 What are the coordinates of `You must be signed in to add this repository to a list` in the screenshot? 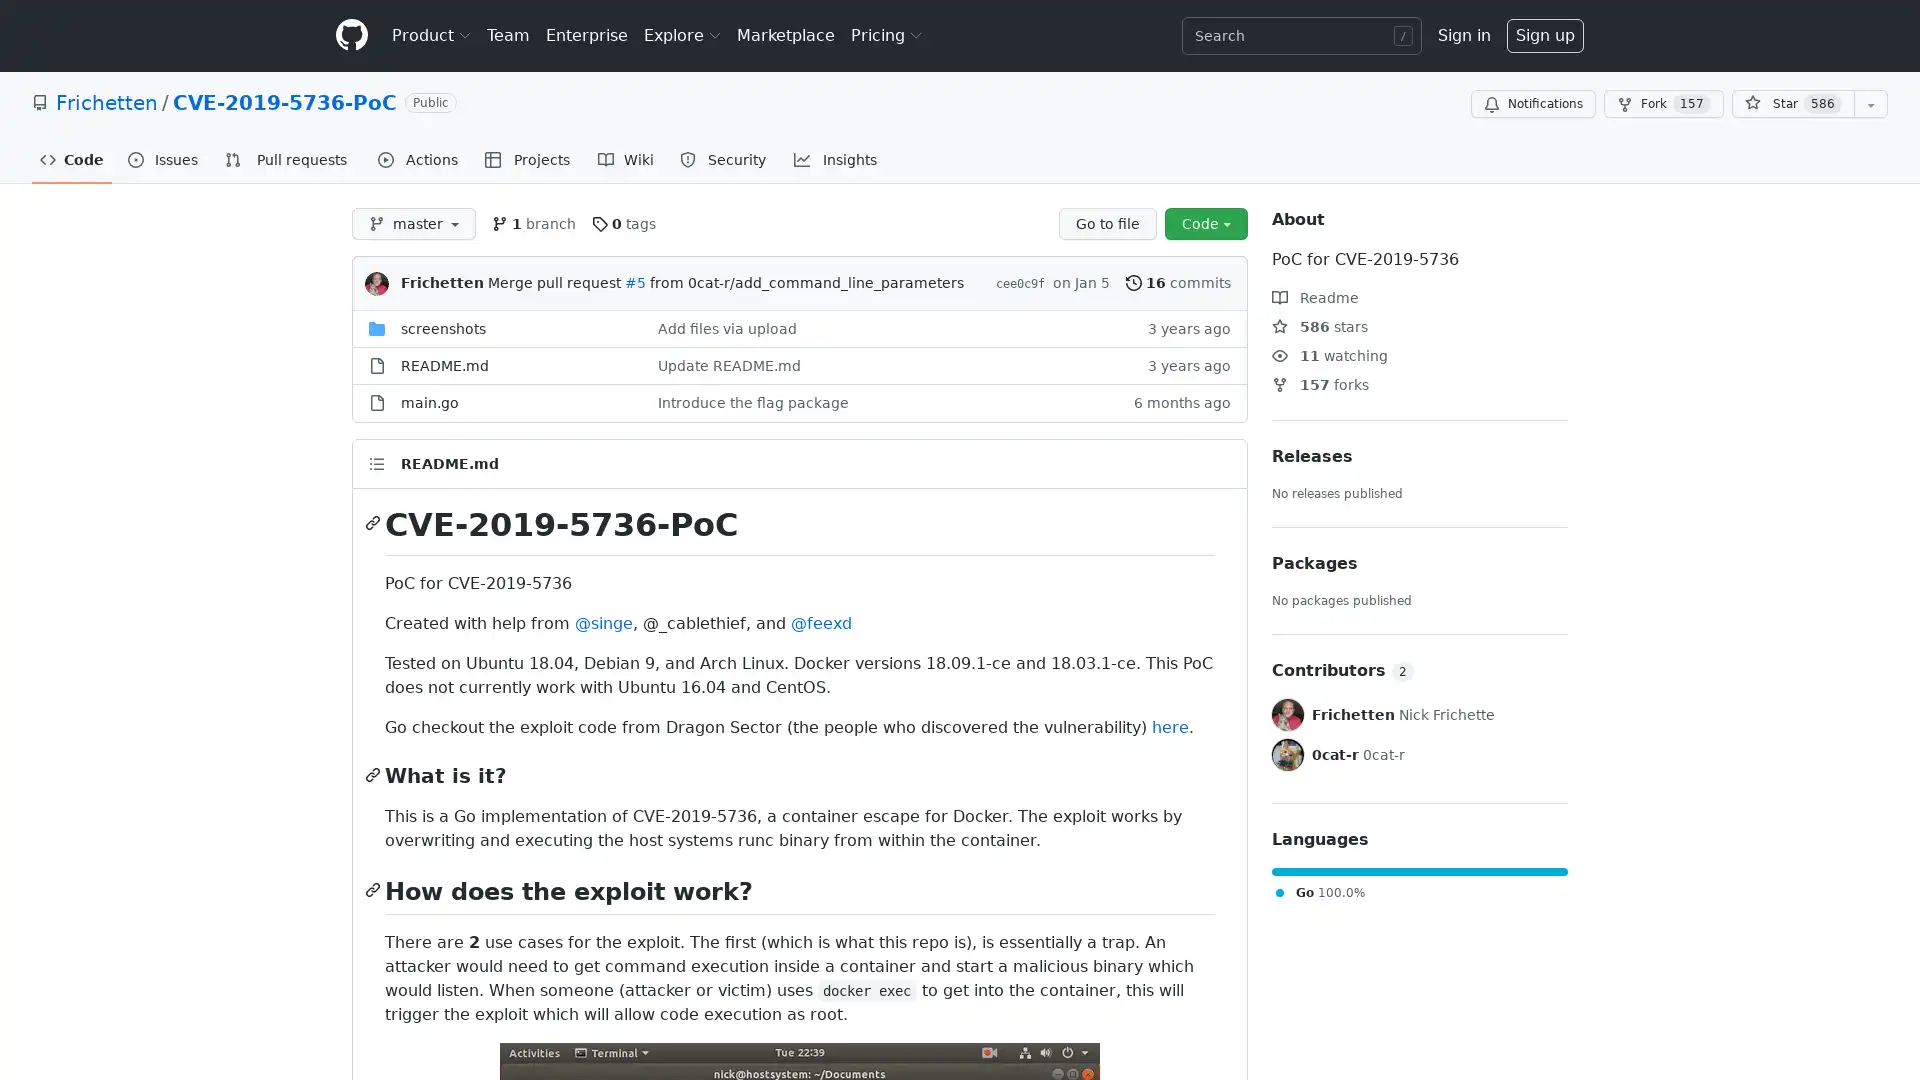 It's located at (1870, 104).